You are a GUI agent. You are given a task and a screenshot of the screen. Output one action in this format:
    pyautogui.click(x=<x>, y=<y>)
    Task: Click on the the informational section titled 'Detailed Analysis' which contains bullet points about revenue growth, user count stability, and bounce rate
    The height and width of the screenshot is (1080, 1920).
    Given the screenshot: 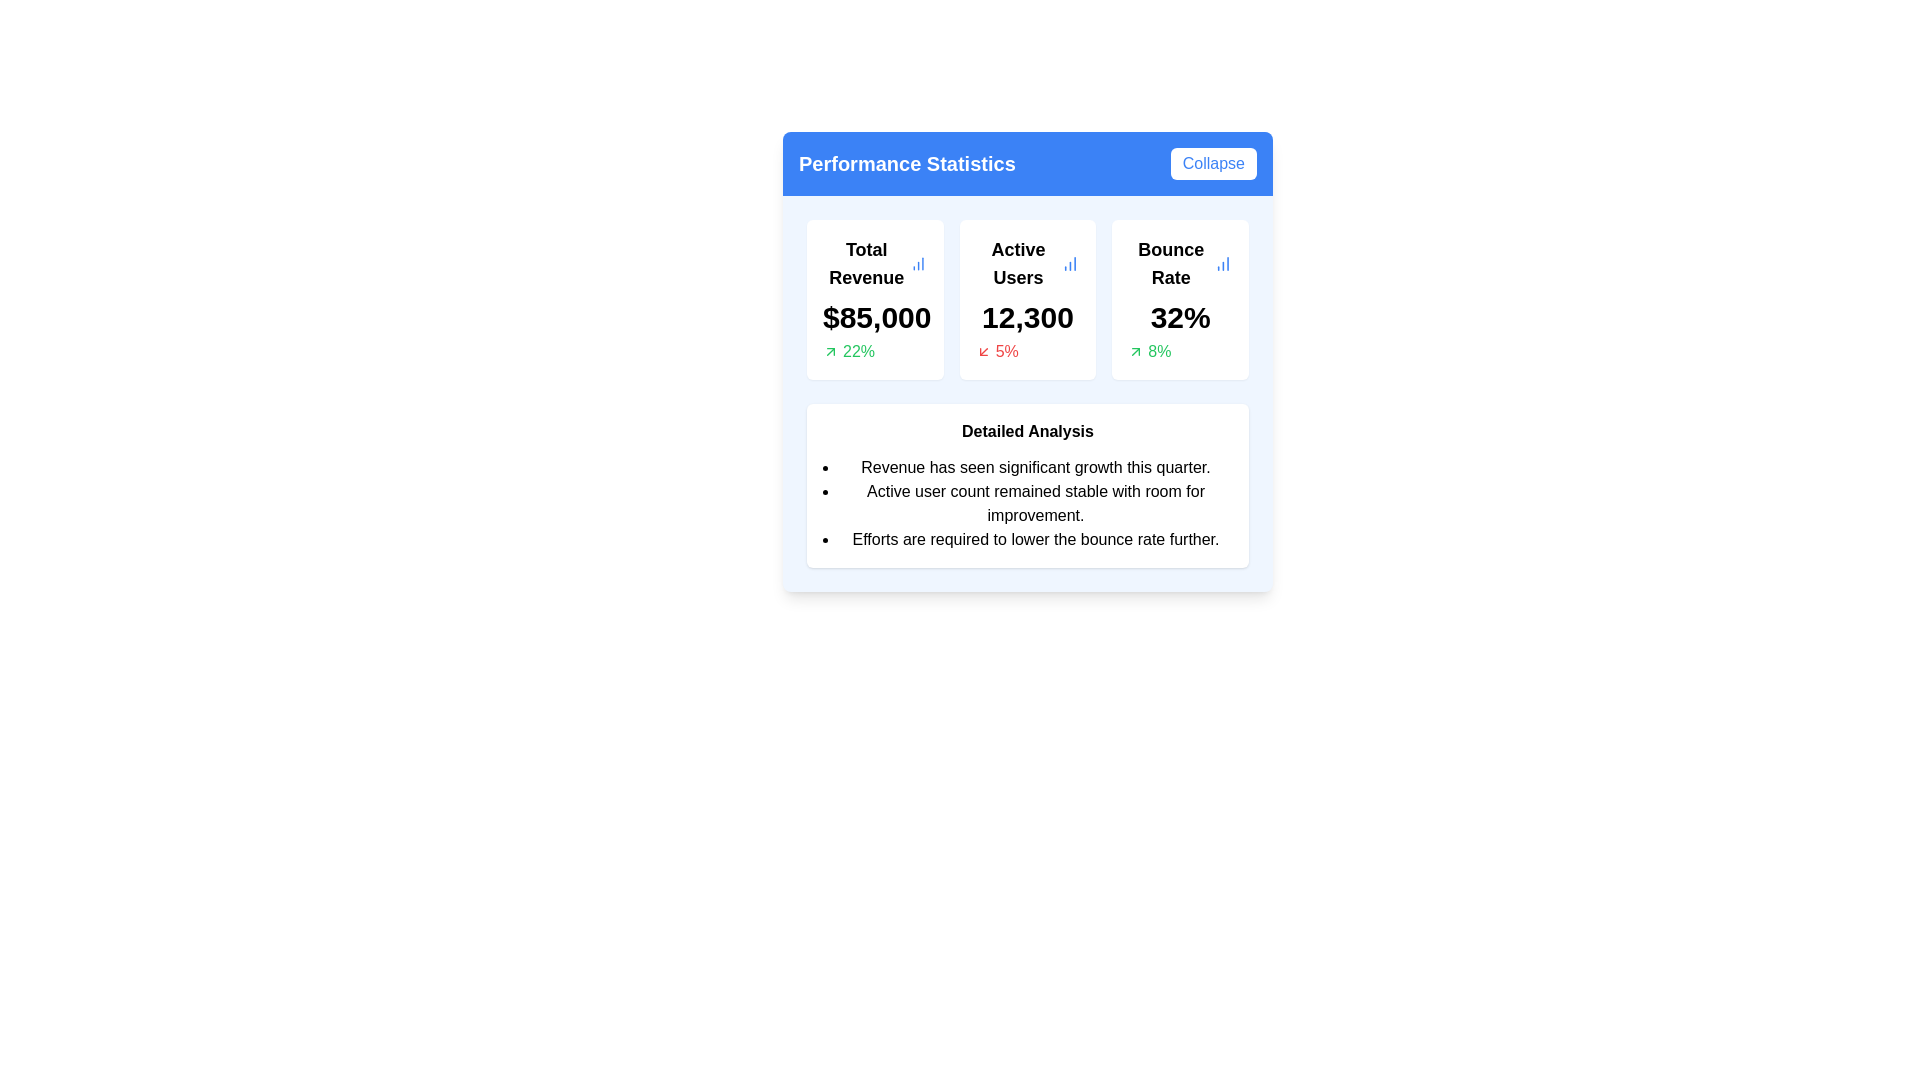 What is the action you would take?
    pyautogui.click(x=1027, y=486)
    